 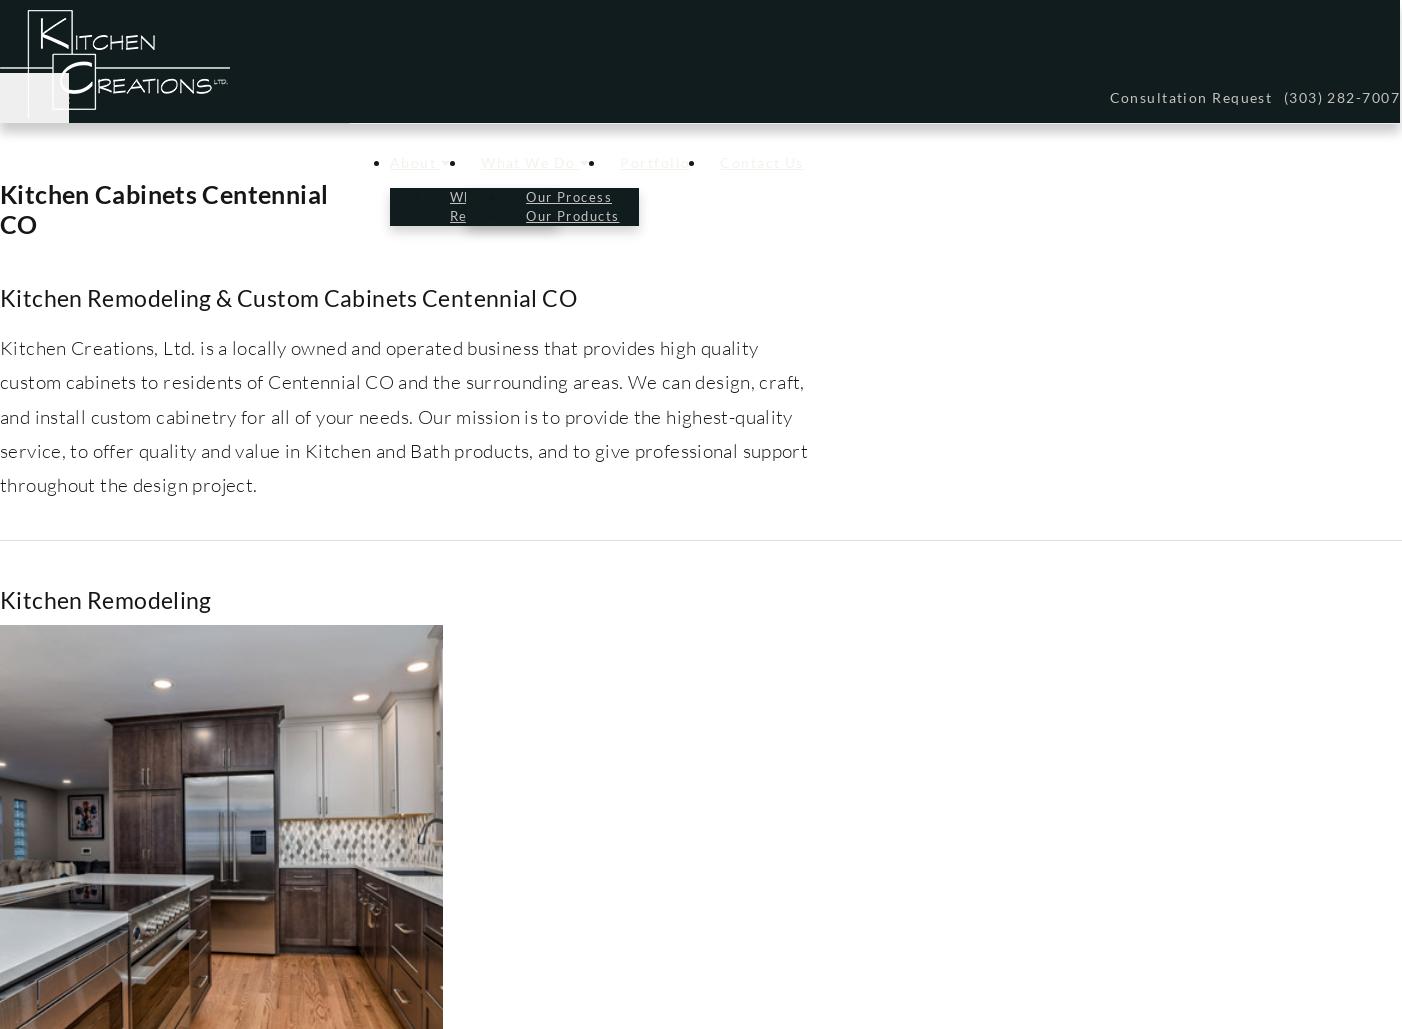 I want to click on 'Portfolio', so click(x=655, y=162).